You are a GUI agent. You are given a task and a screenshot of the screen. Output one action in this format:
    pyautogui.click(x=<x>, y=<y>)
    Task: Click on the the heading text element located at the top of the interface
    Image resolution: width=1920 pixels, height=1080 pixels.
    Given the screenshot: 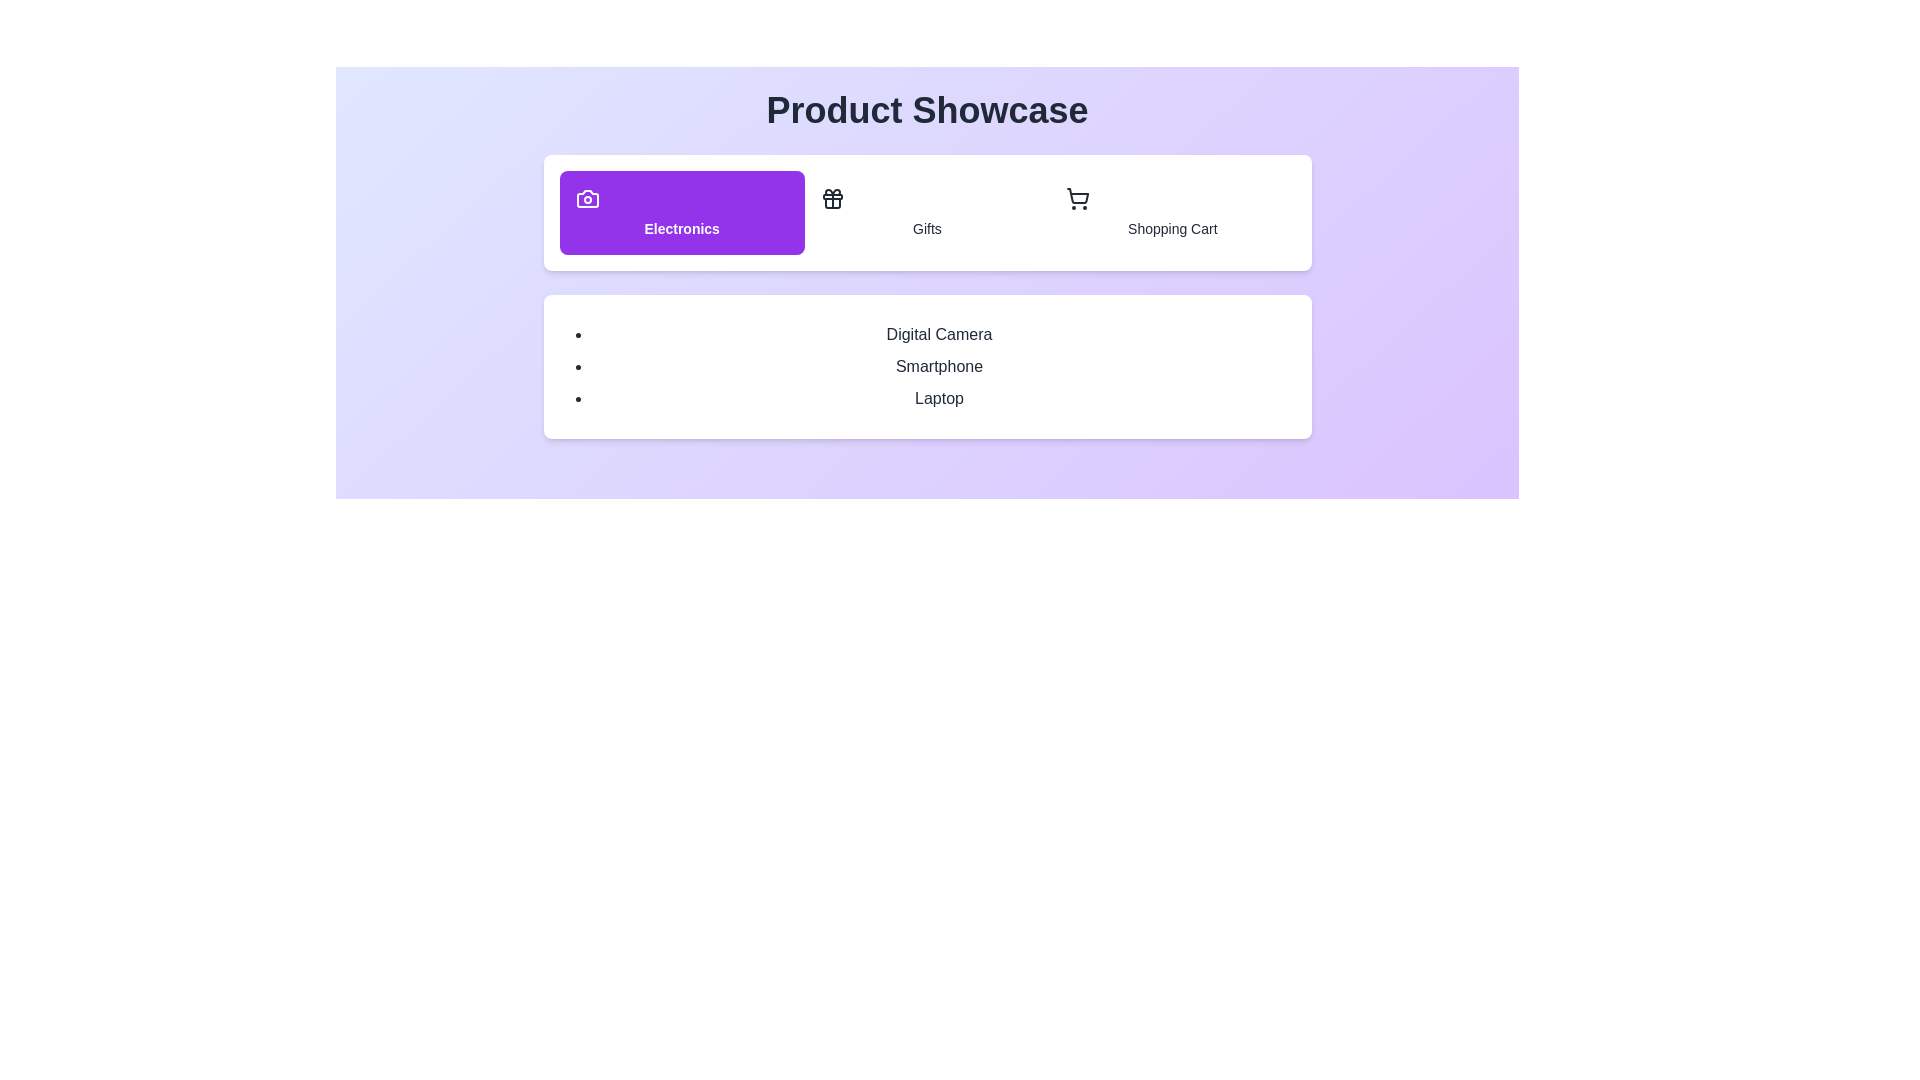 What is the action you would take?
    pyautogui.click(x=926, y=111)
    